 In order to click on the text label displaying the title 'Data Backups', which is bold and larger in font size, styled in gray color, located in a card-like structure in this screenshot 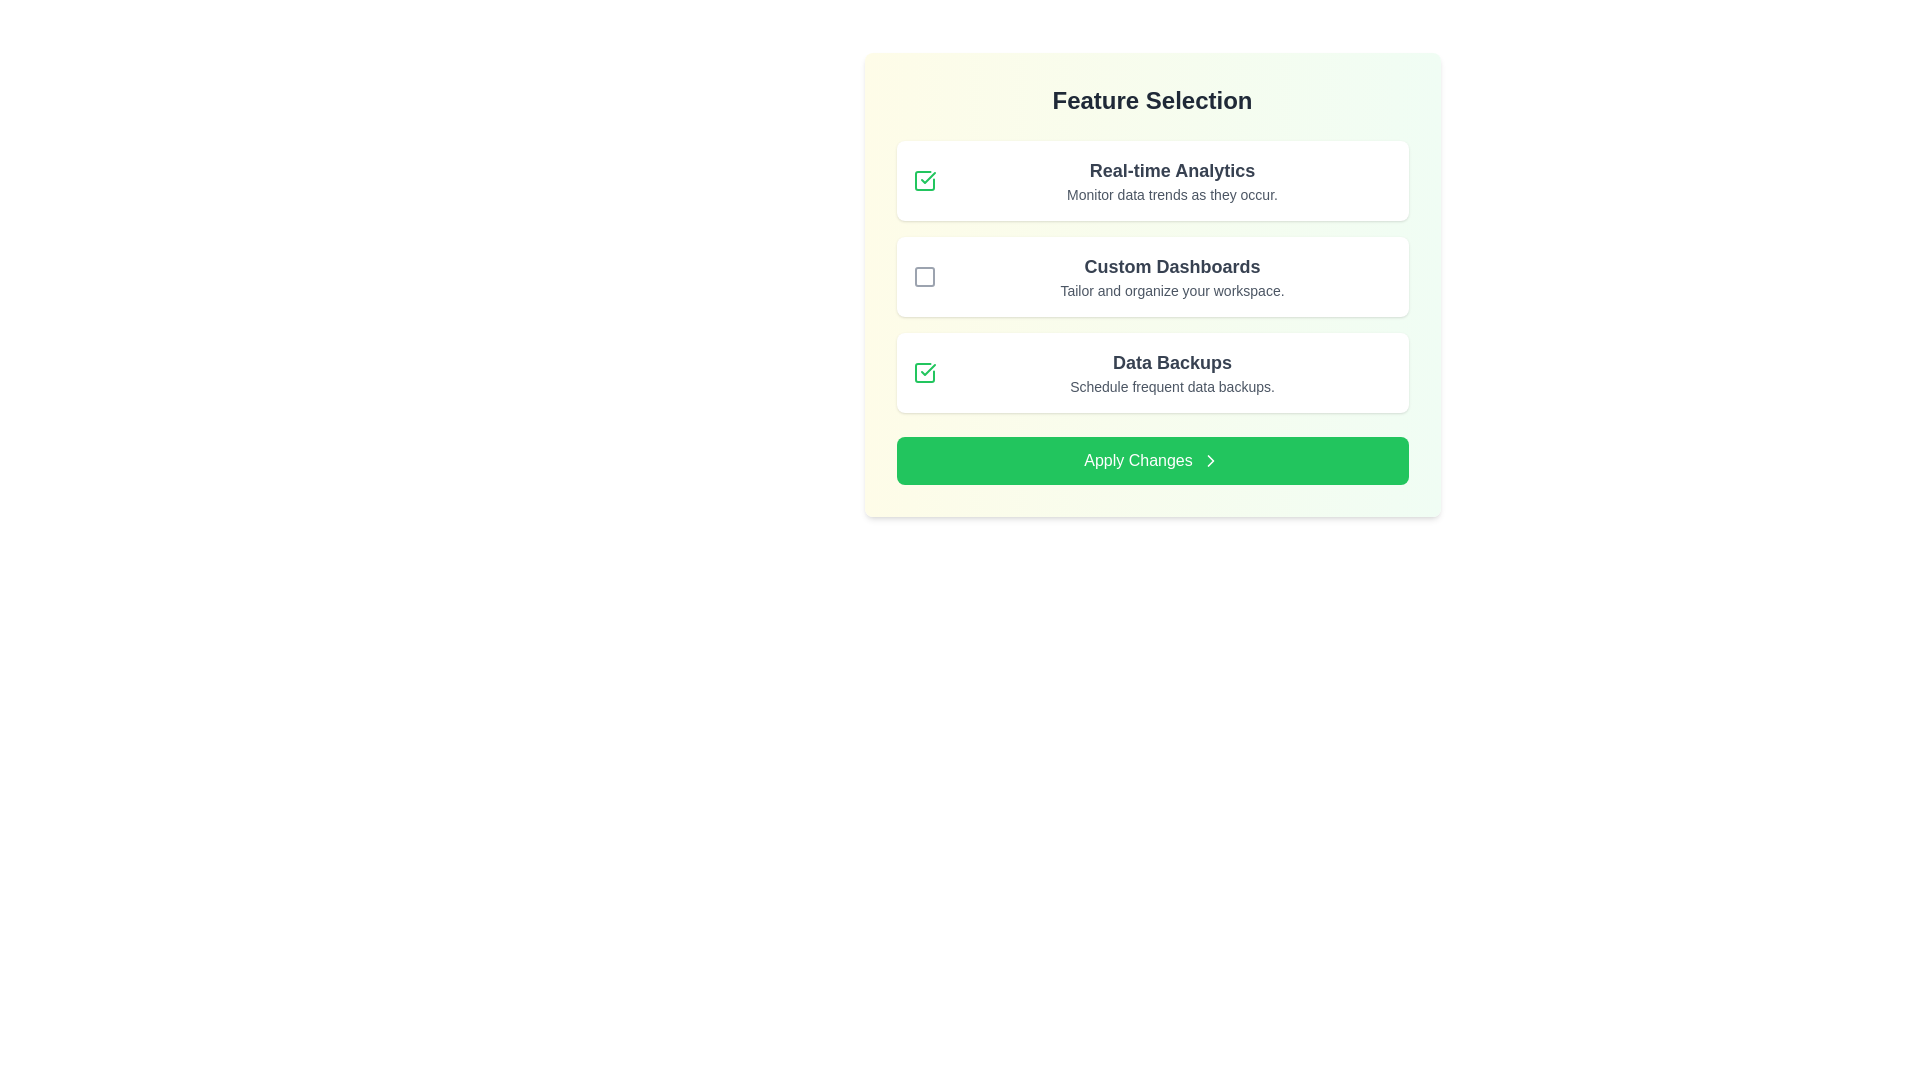, I will do `click(1172, 362)`.